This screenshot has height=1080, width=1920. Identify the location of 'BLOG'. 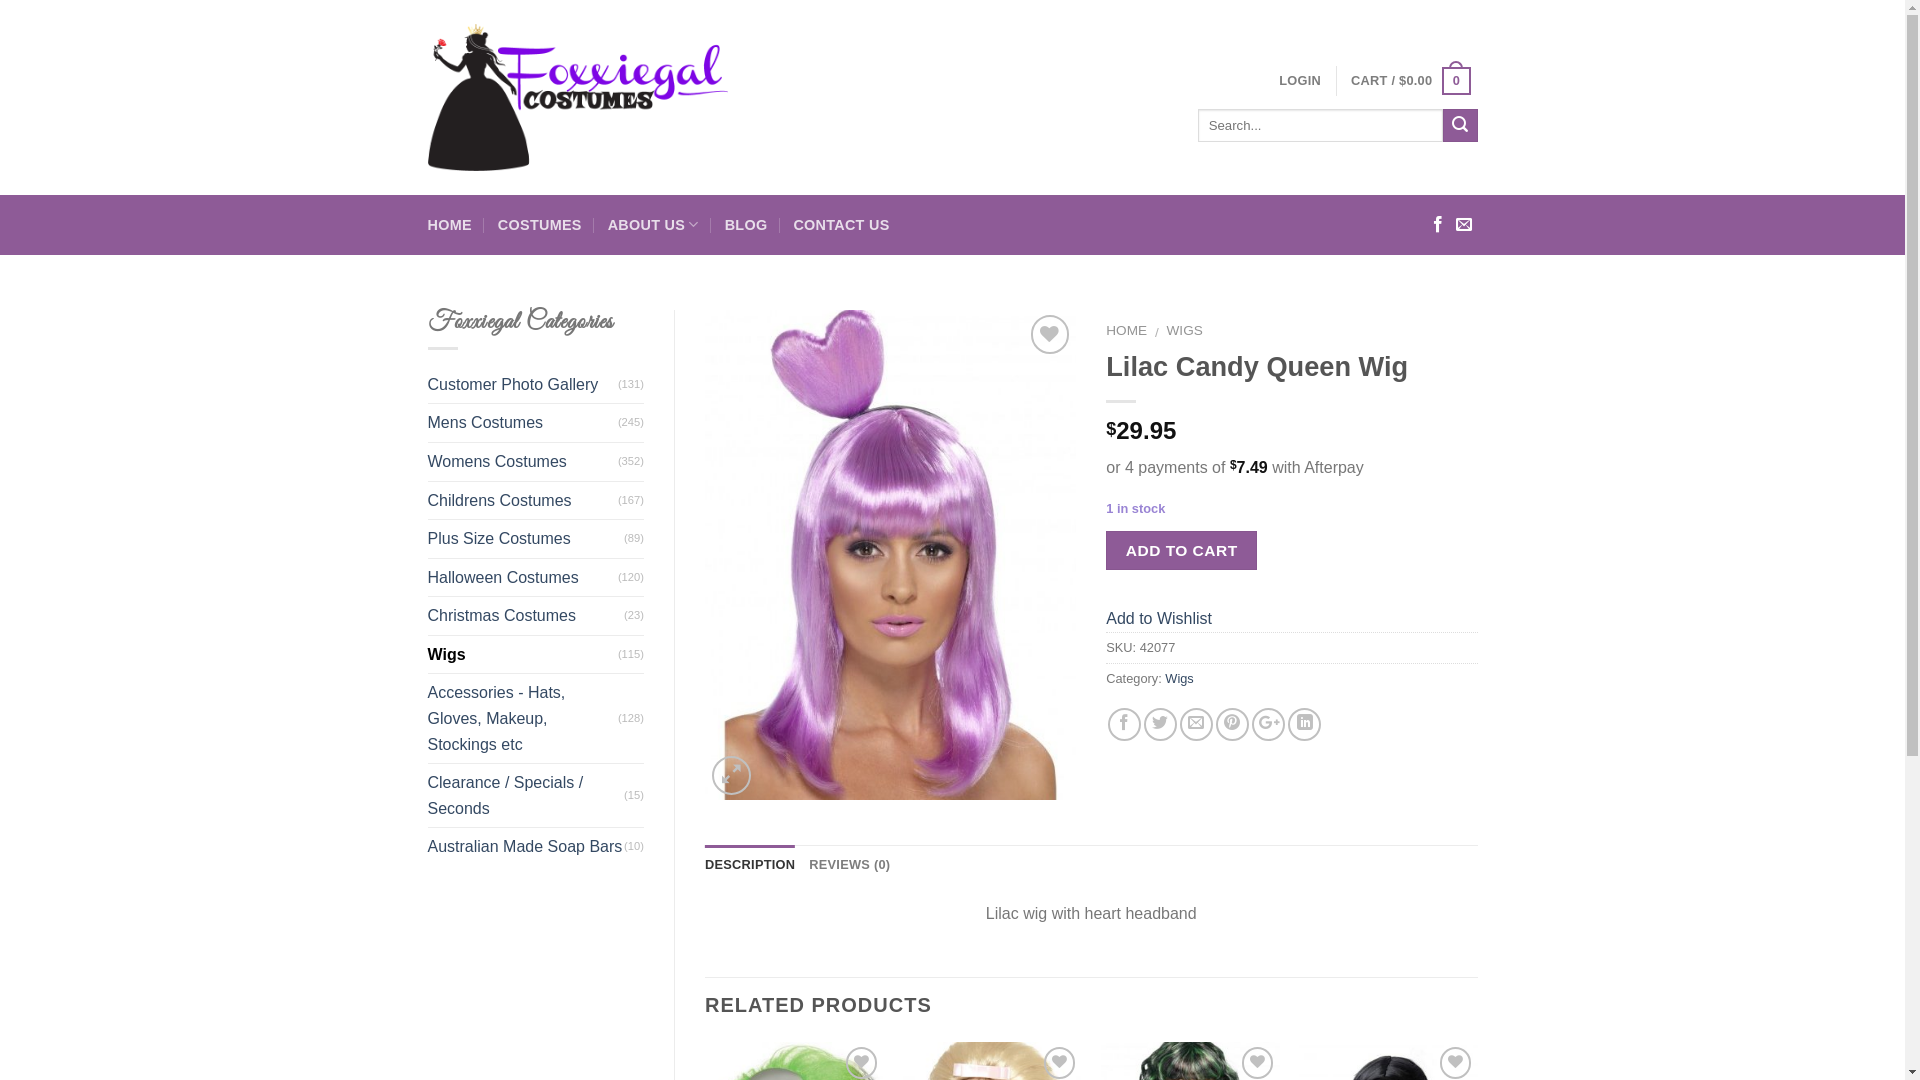
(745, 224).